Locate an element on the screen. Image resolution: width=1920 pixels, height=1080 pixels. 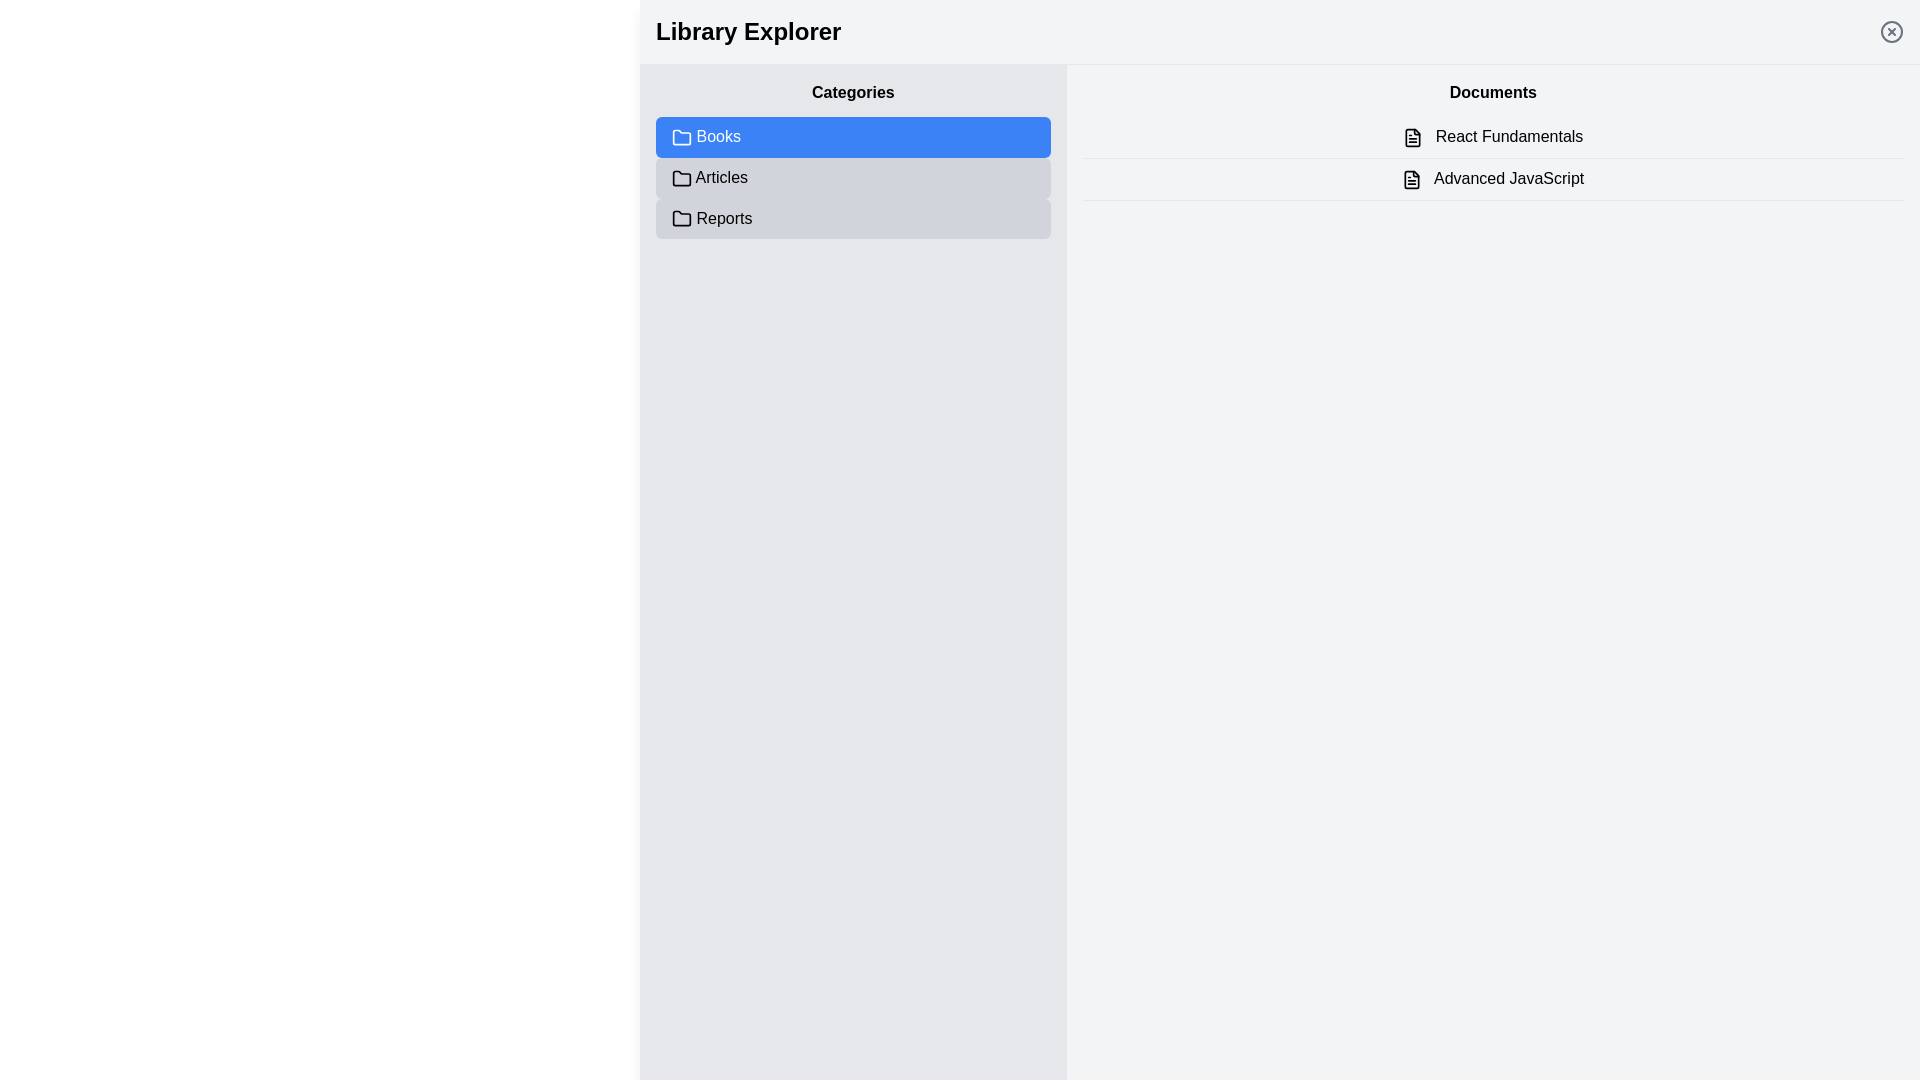
the folder icon labeled 'Articles' in the 'Categories' sidebar is located at coordinates (681, 177).